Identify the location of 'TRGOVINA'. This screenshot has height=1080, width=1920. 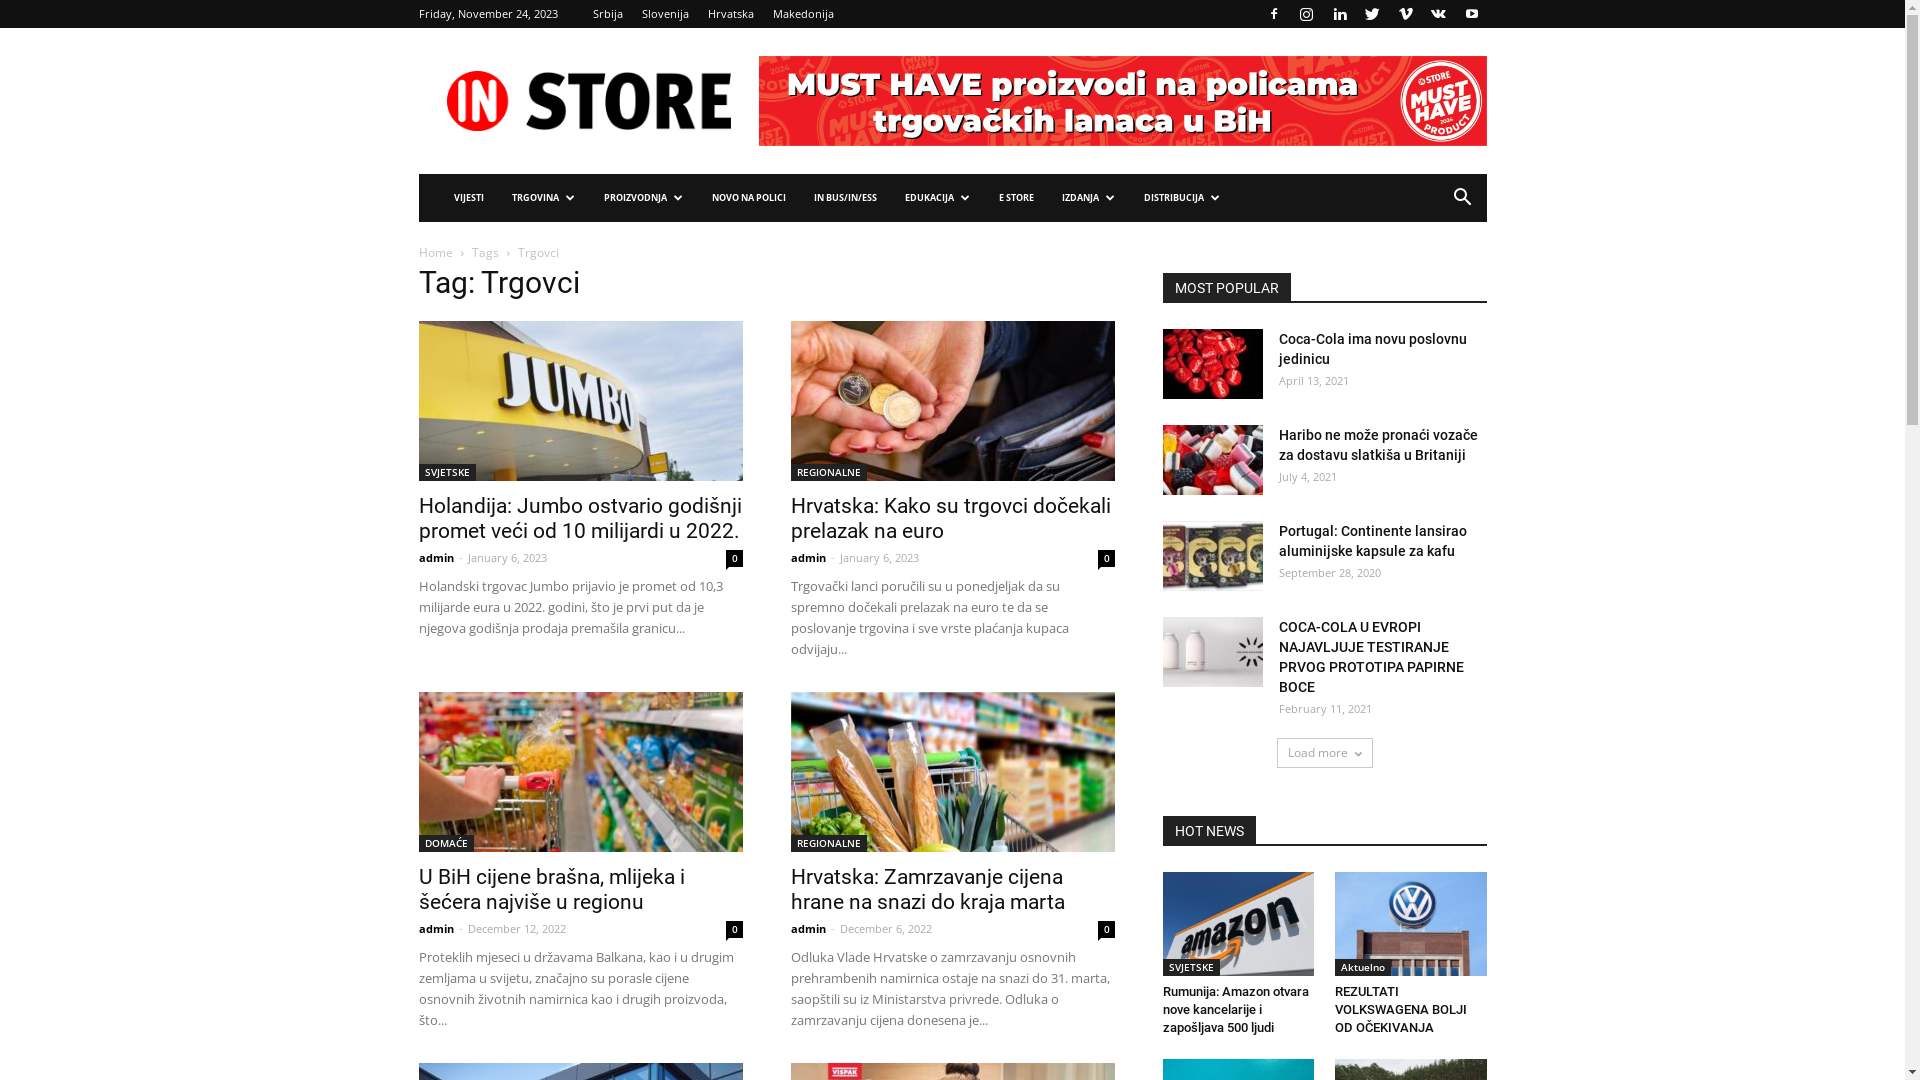
(543, 197).